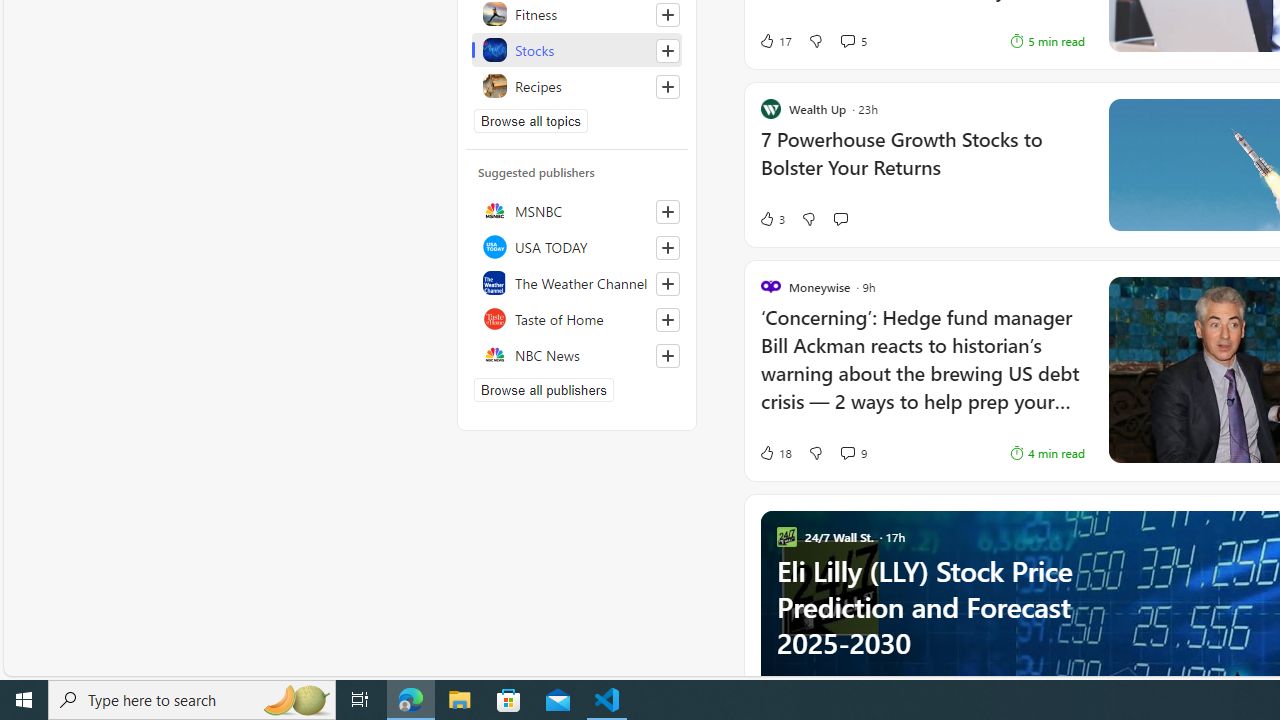 The width and height of the screenshot is (1280, 720). Describe the element at coordinates (667, 86) in the screenshot. I see `'Follow this topic'` at that location.